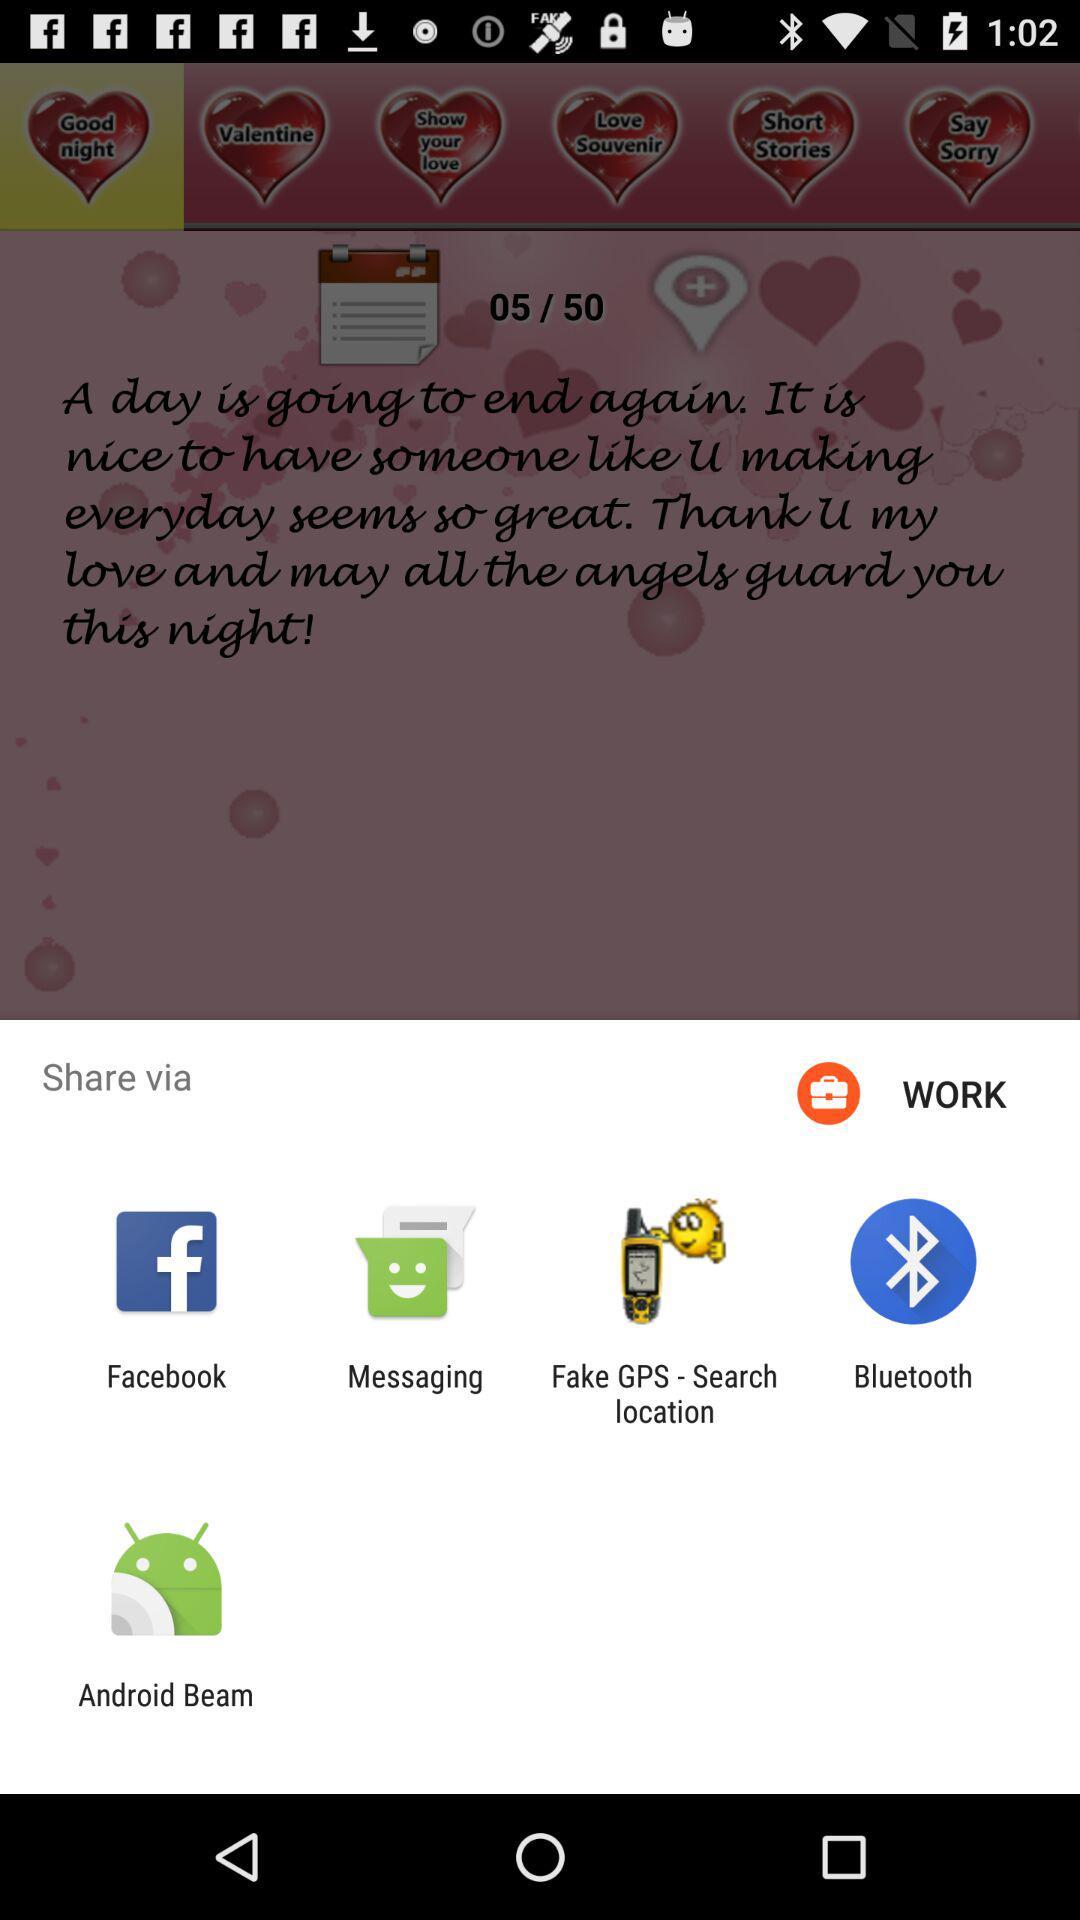 The image size is (1080, 1920). I want to click on messaging, so click(414, 1392).